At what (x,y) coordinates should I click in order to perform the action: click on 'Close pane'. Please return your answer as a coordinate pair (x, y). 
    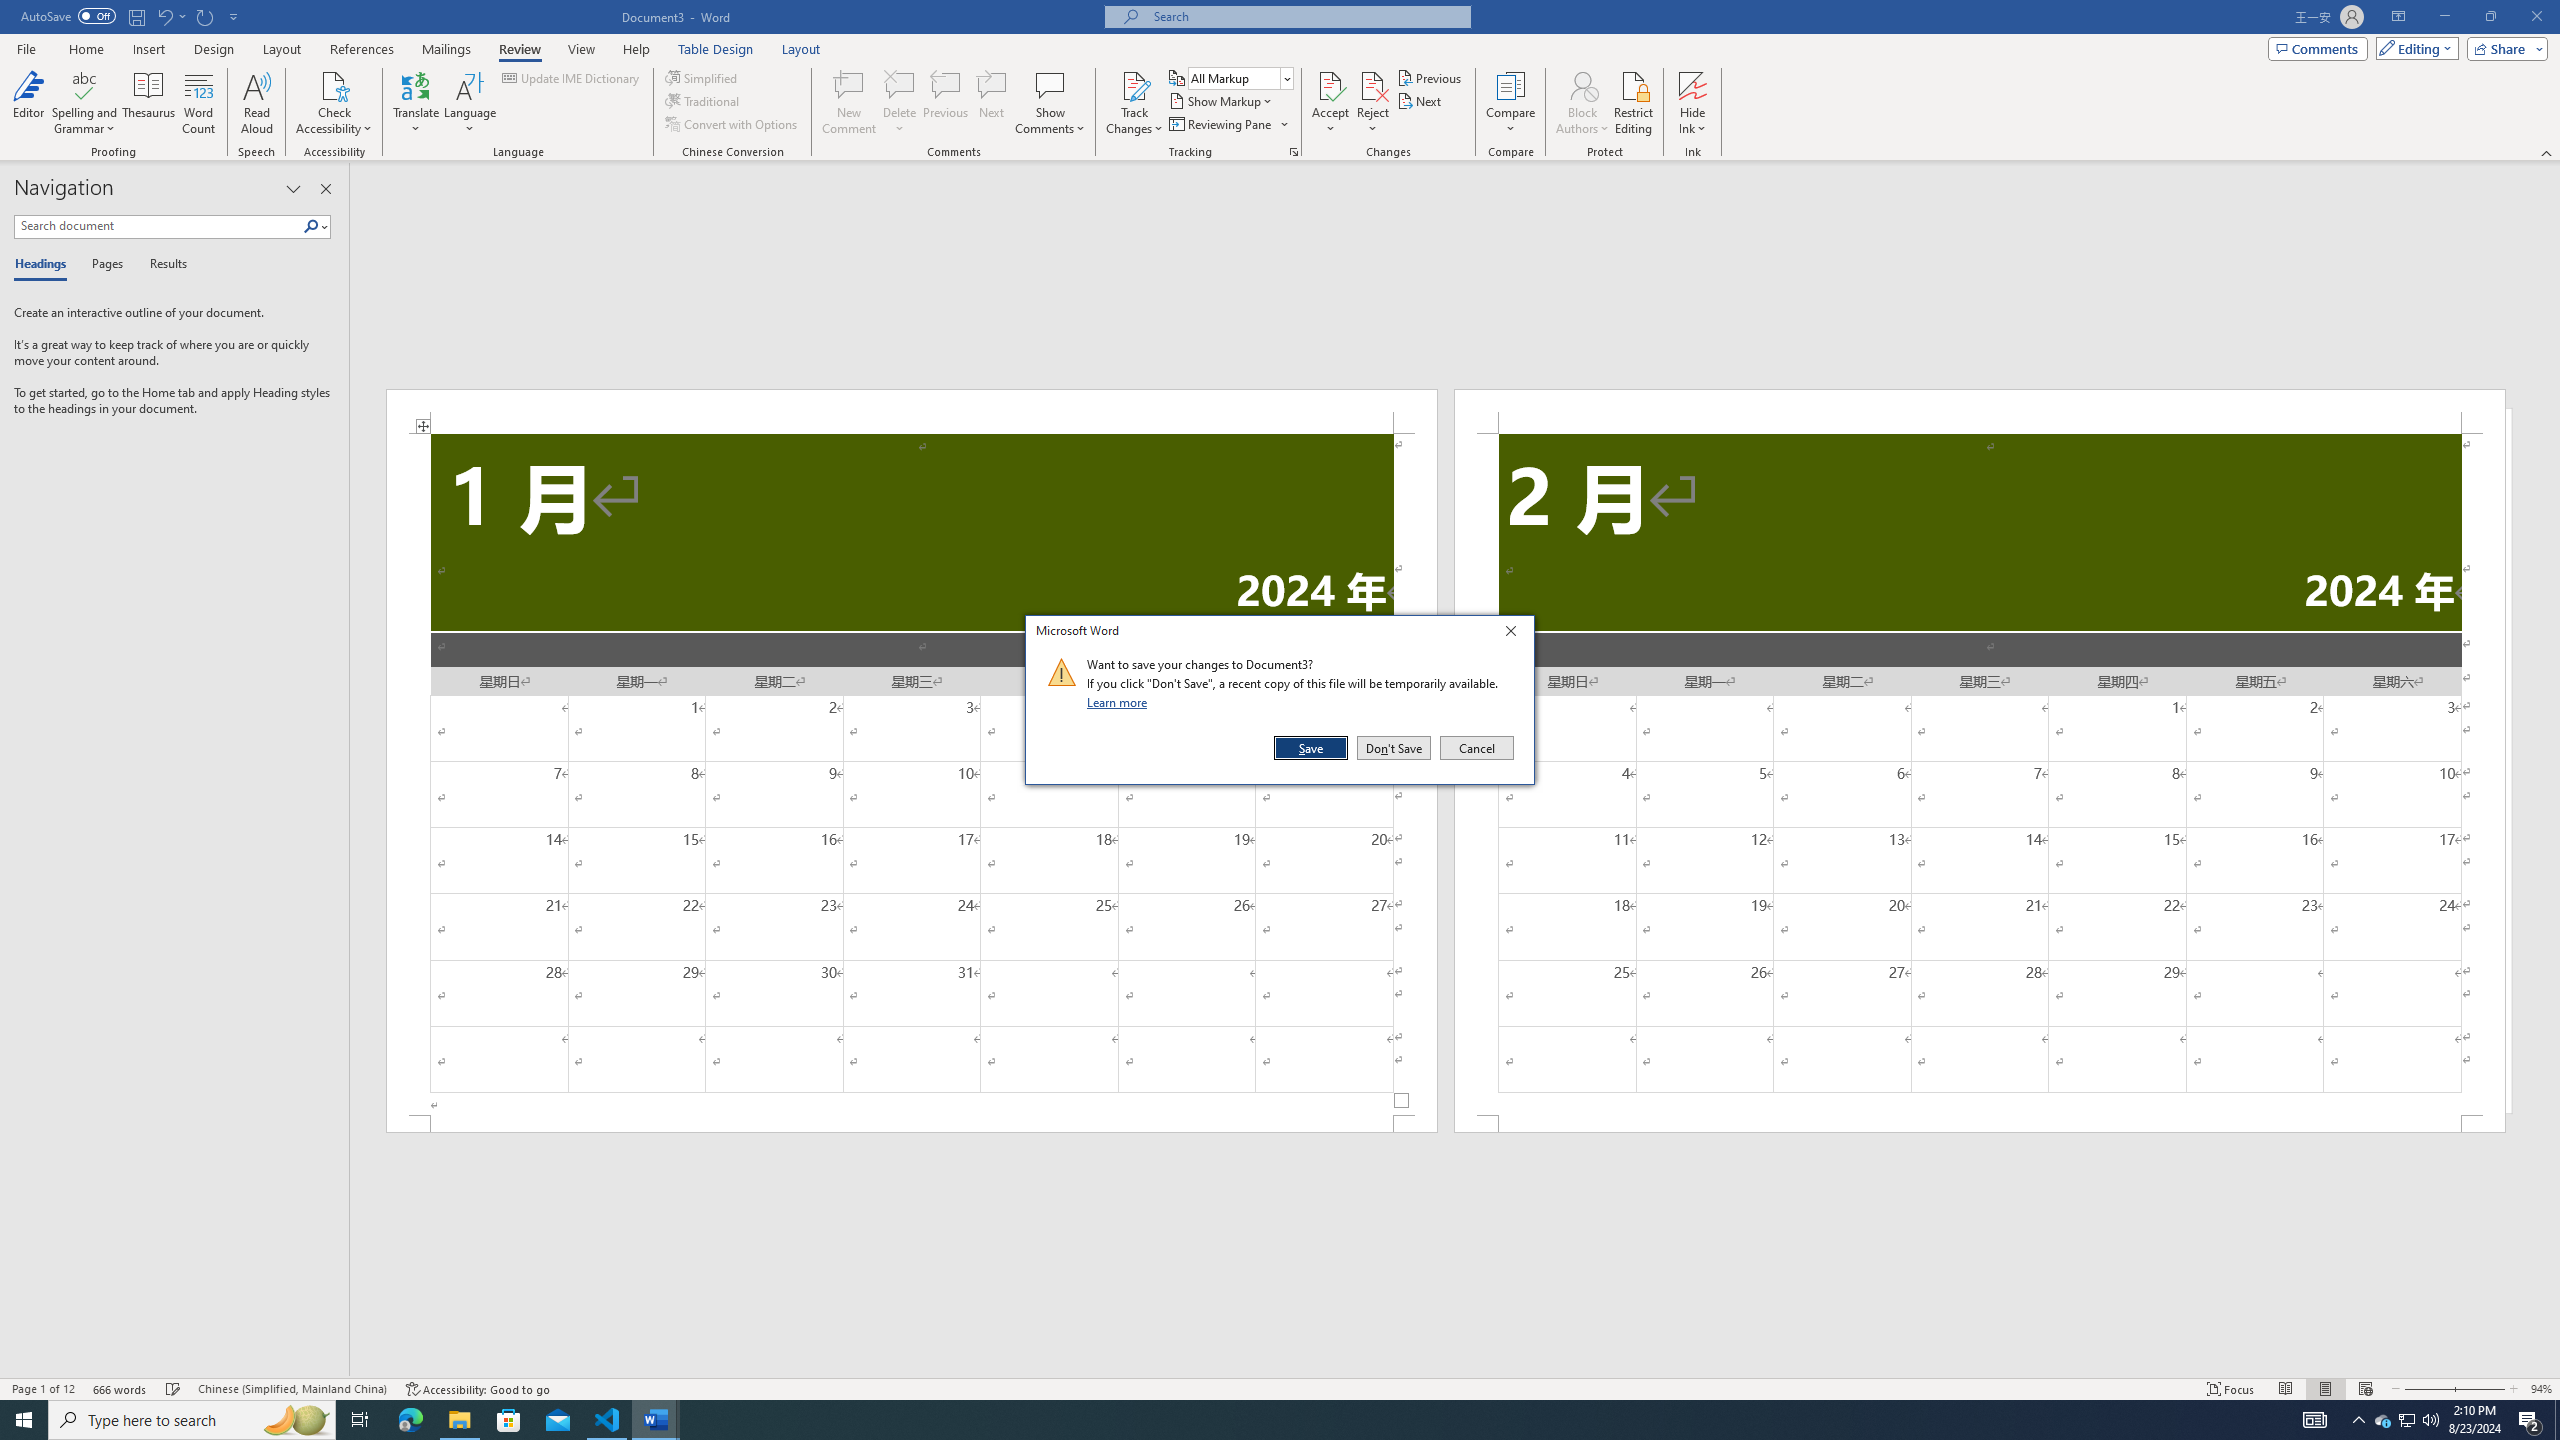
    Looking at the image, I should click on (326, 188).